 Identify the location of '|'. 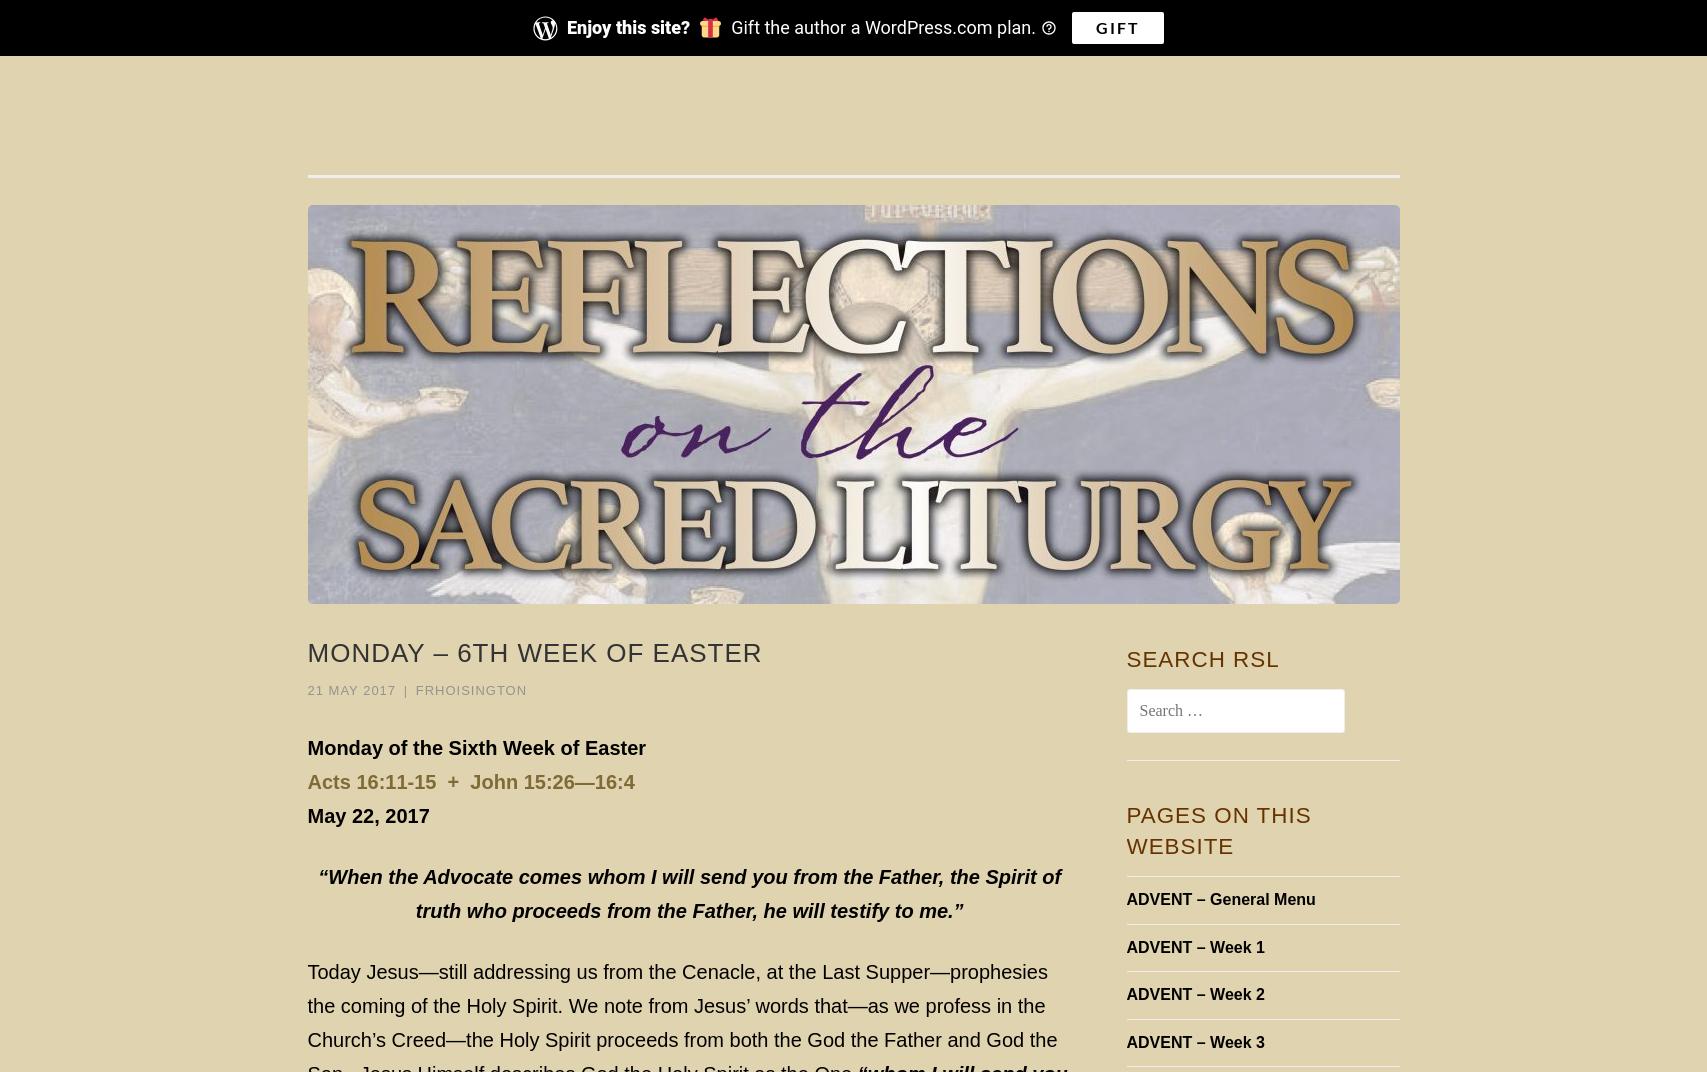
(405, 688).